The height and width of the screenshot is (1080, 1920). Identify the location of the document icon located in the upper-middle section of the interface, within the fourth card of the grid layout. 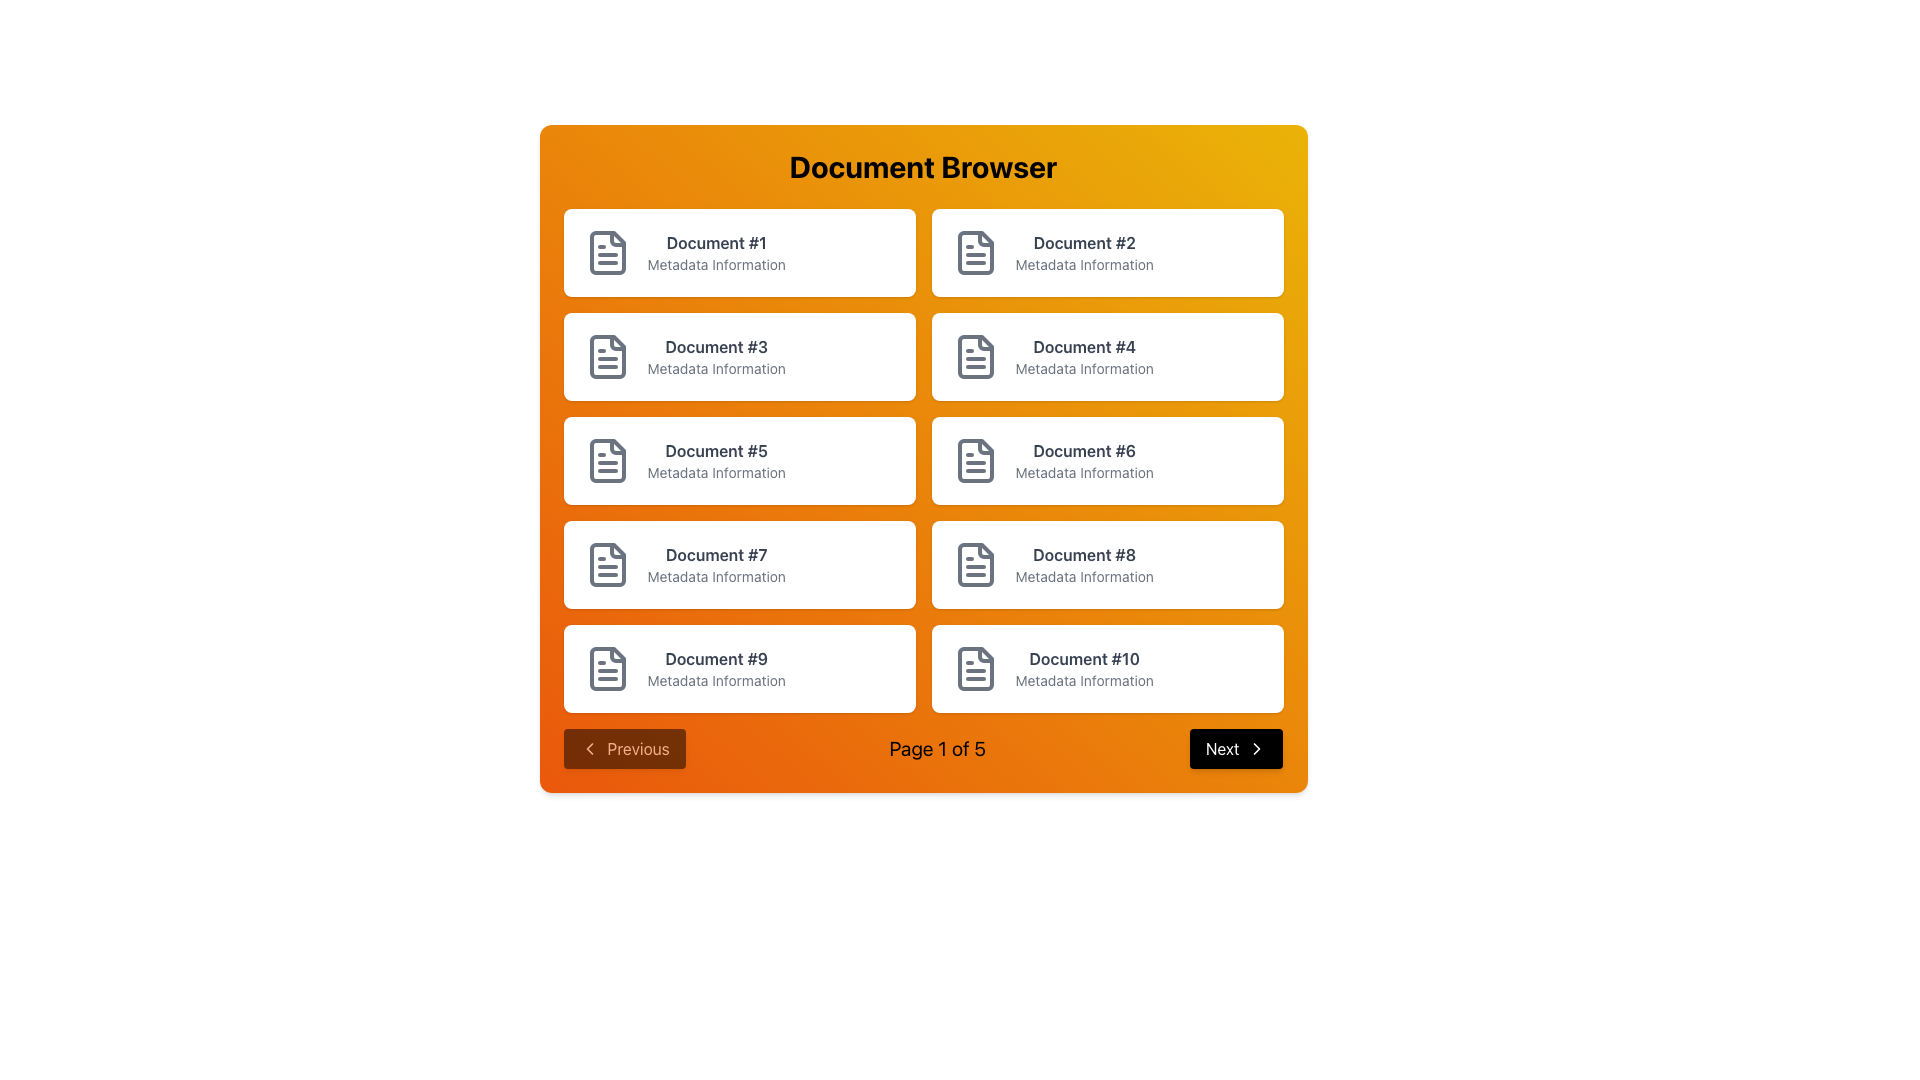
(975, 356).